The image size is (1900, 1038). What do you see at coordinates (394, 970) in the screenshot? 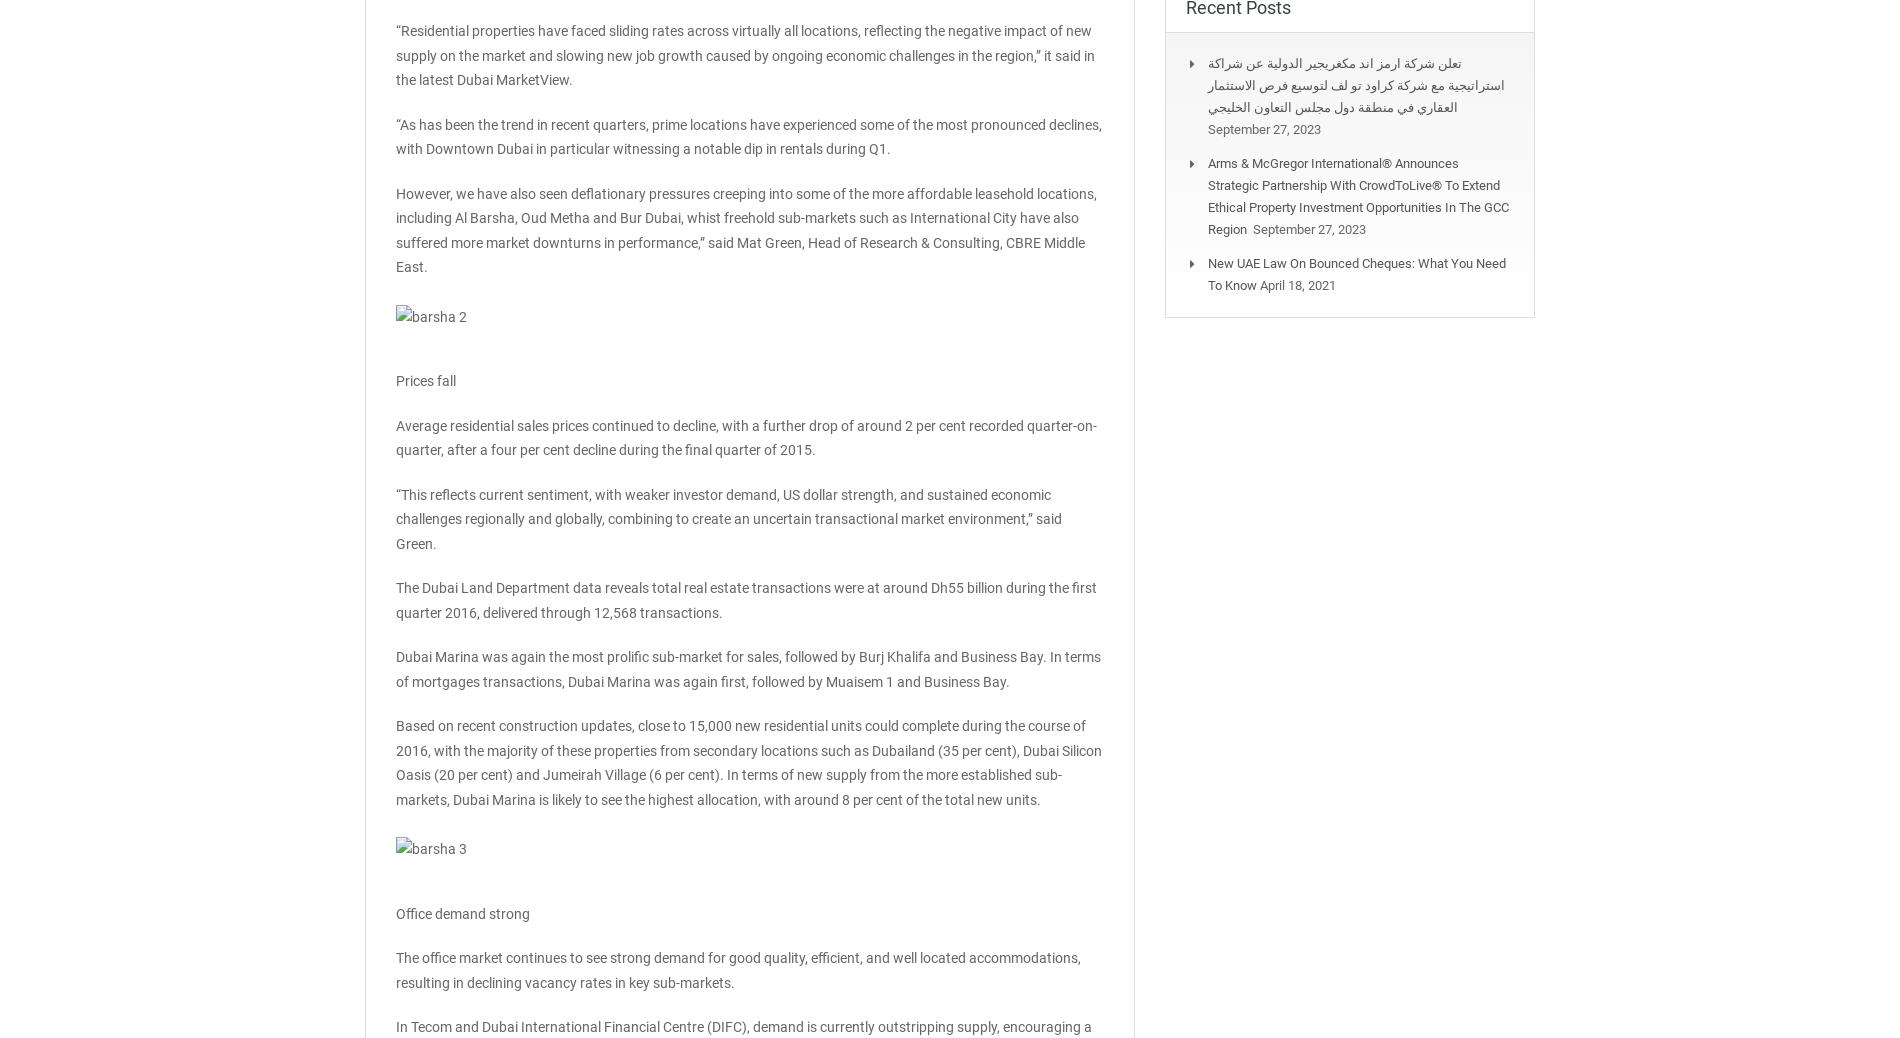
I see `'The office market continues to see strong demand for good quality, efficient, and well located accommodations, resulting in declining vacancy rates in key sub-markets.'` at bounding box center [394, 970].